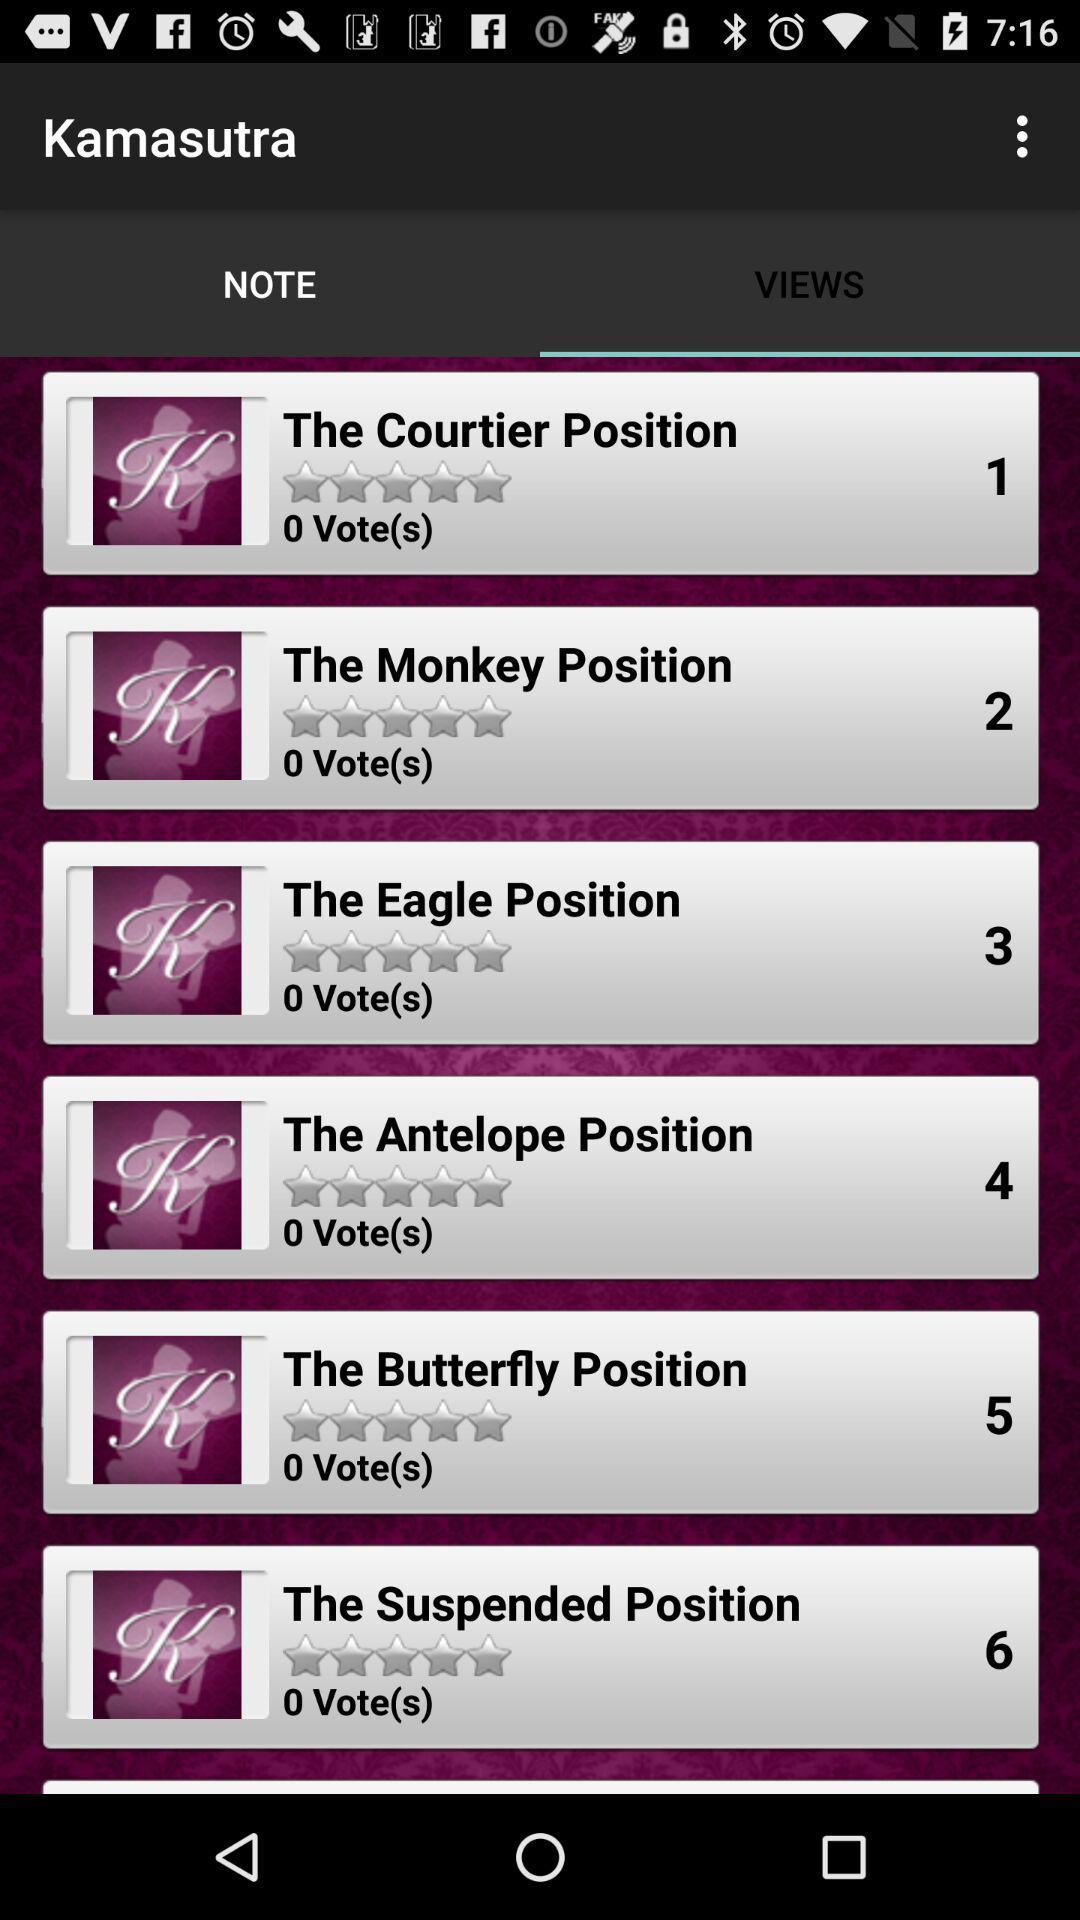 The image size is (1080, 1920). Describe the element at coordinates (999, 709) in the screenshot. I see `the app next to the monkey position icon` at that location.